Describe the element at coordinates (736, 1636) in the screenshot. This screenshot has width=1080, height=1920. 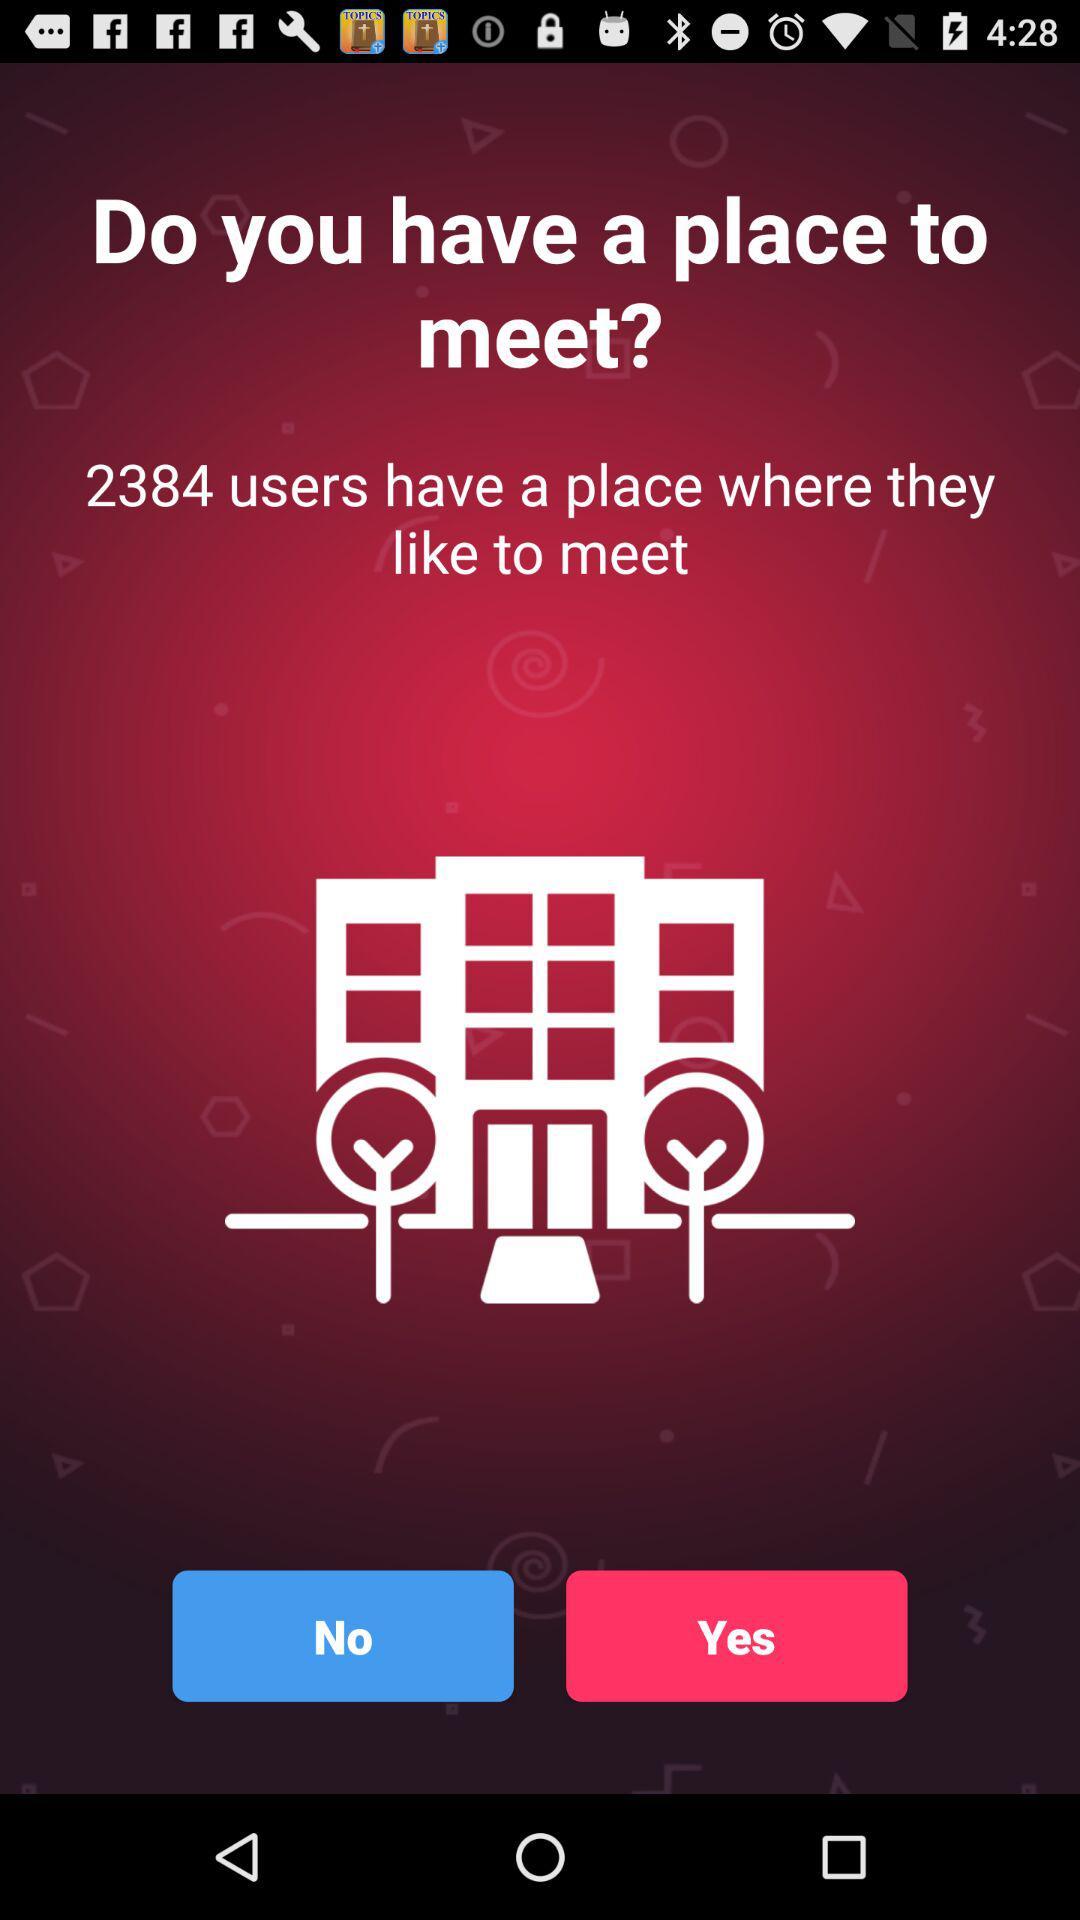
I see `icon to the right of the no` at that location.